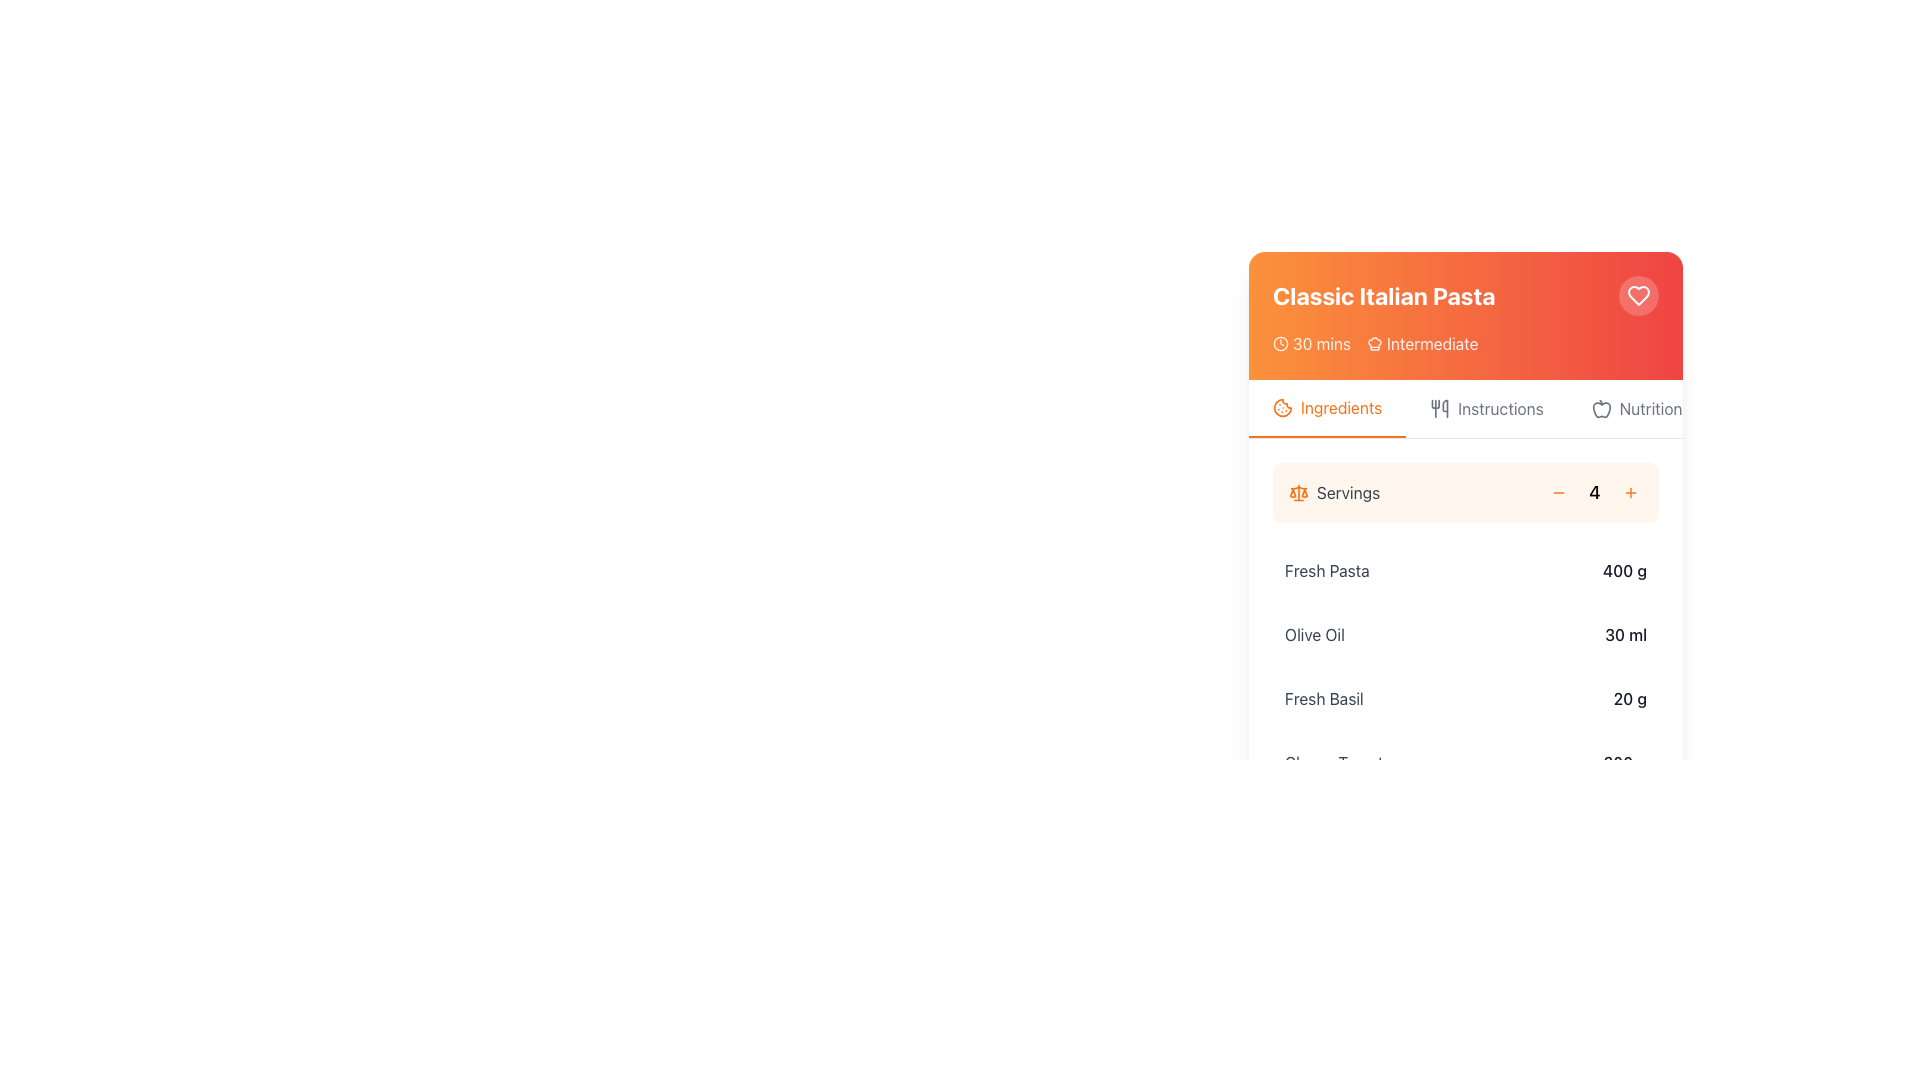  Describe the element at coordinates (1465, 315) in the screenshot. I see `the heart icon on the highlighted title bar containing 'Classic Italian Pasta'` at that location.